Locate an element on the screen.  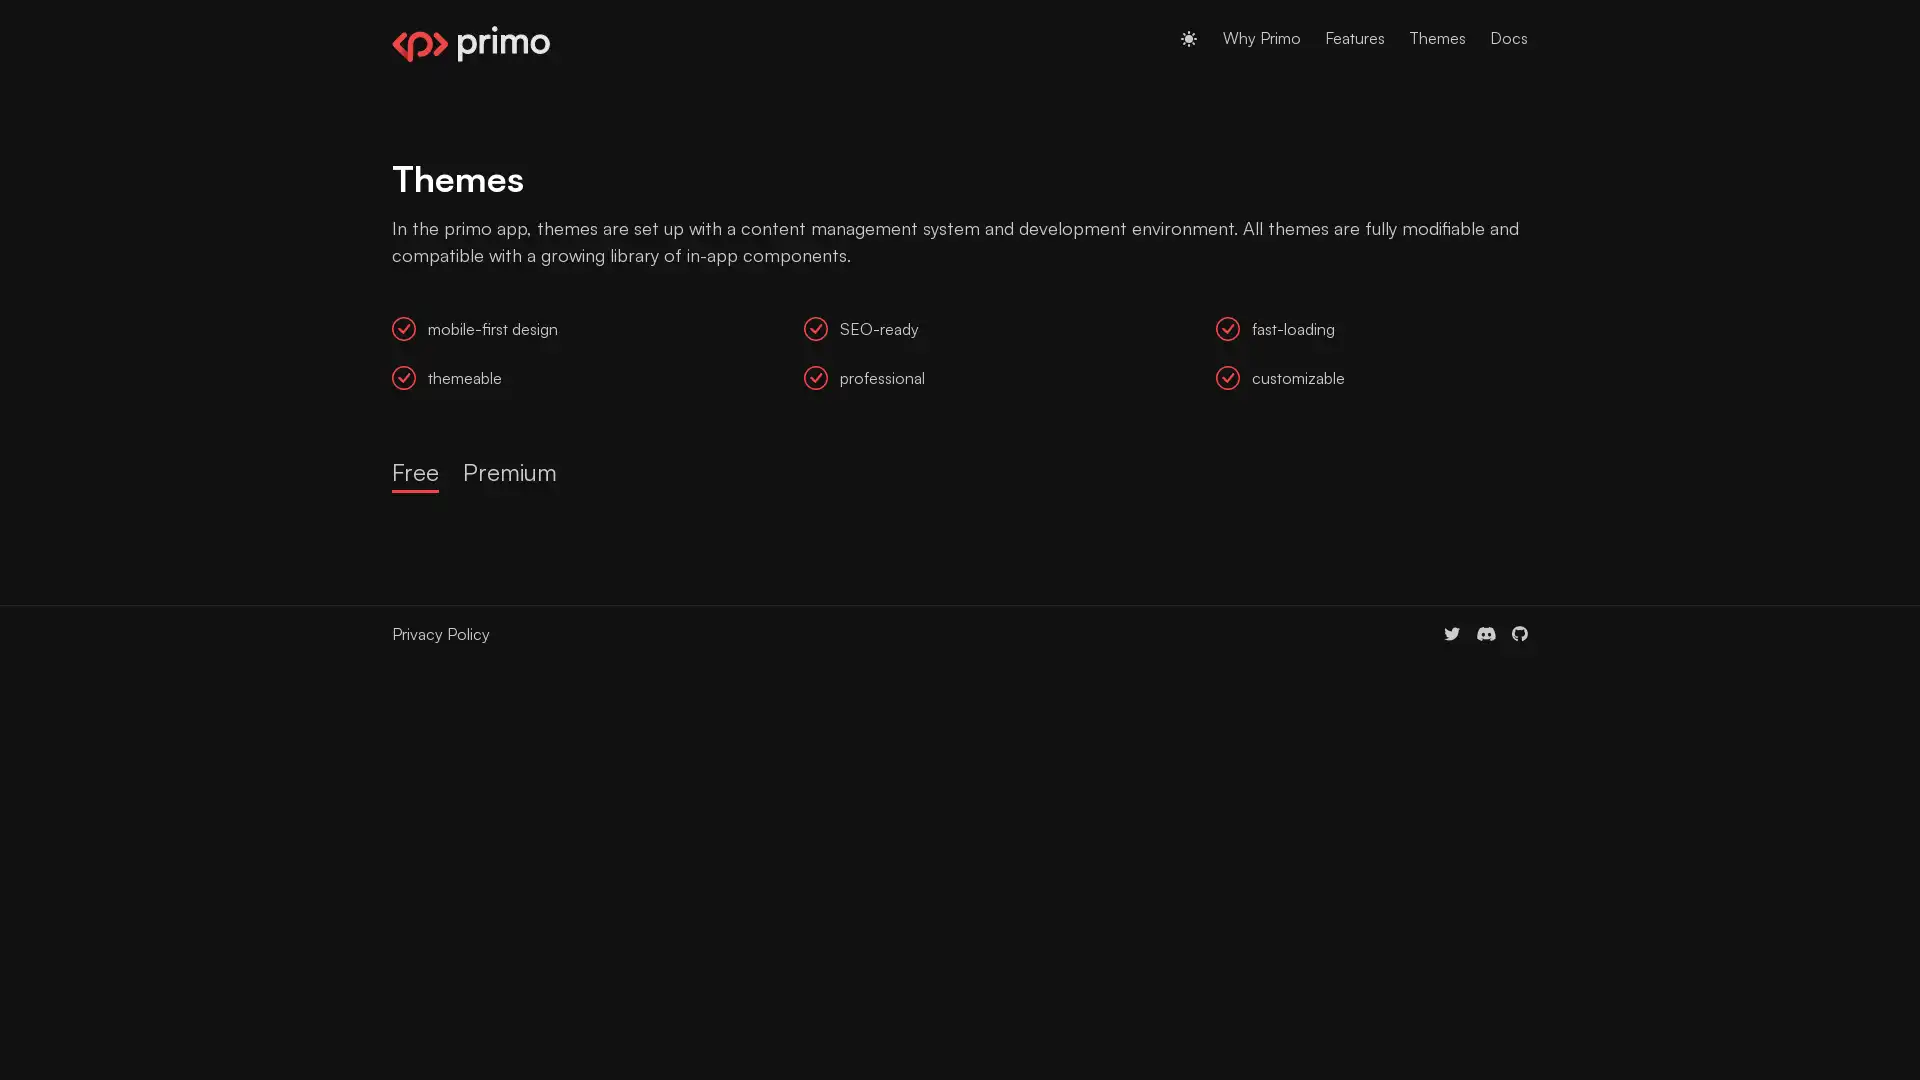
Toggle dark mode is located at coordinates (1189, 38).